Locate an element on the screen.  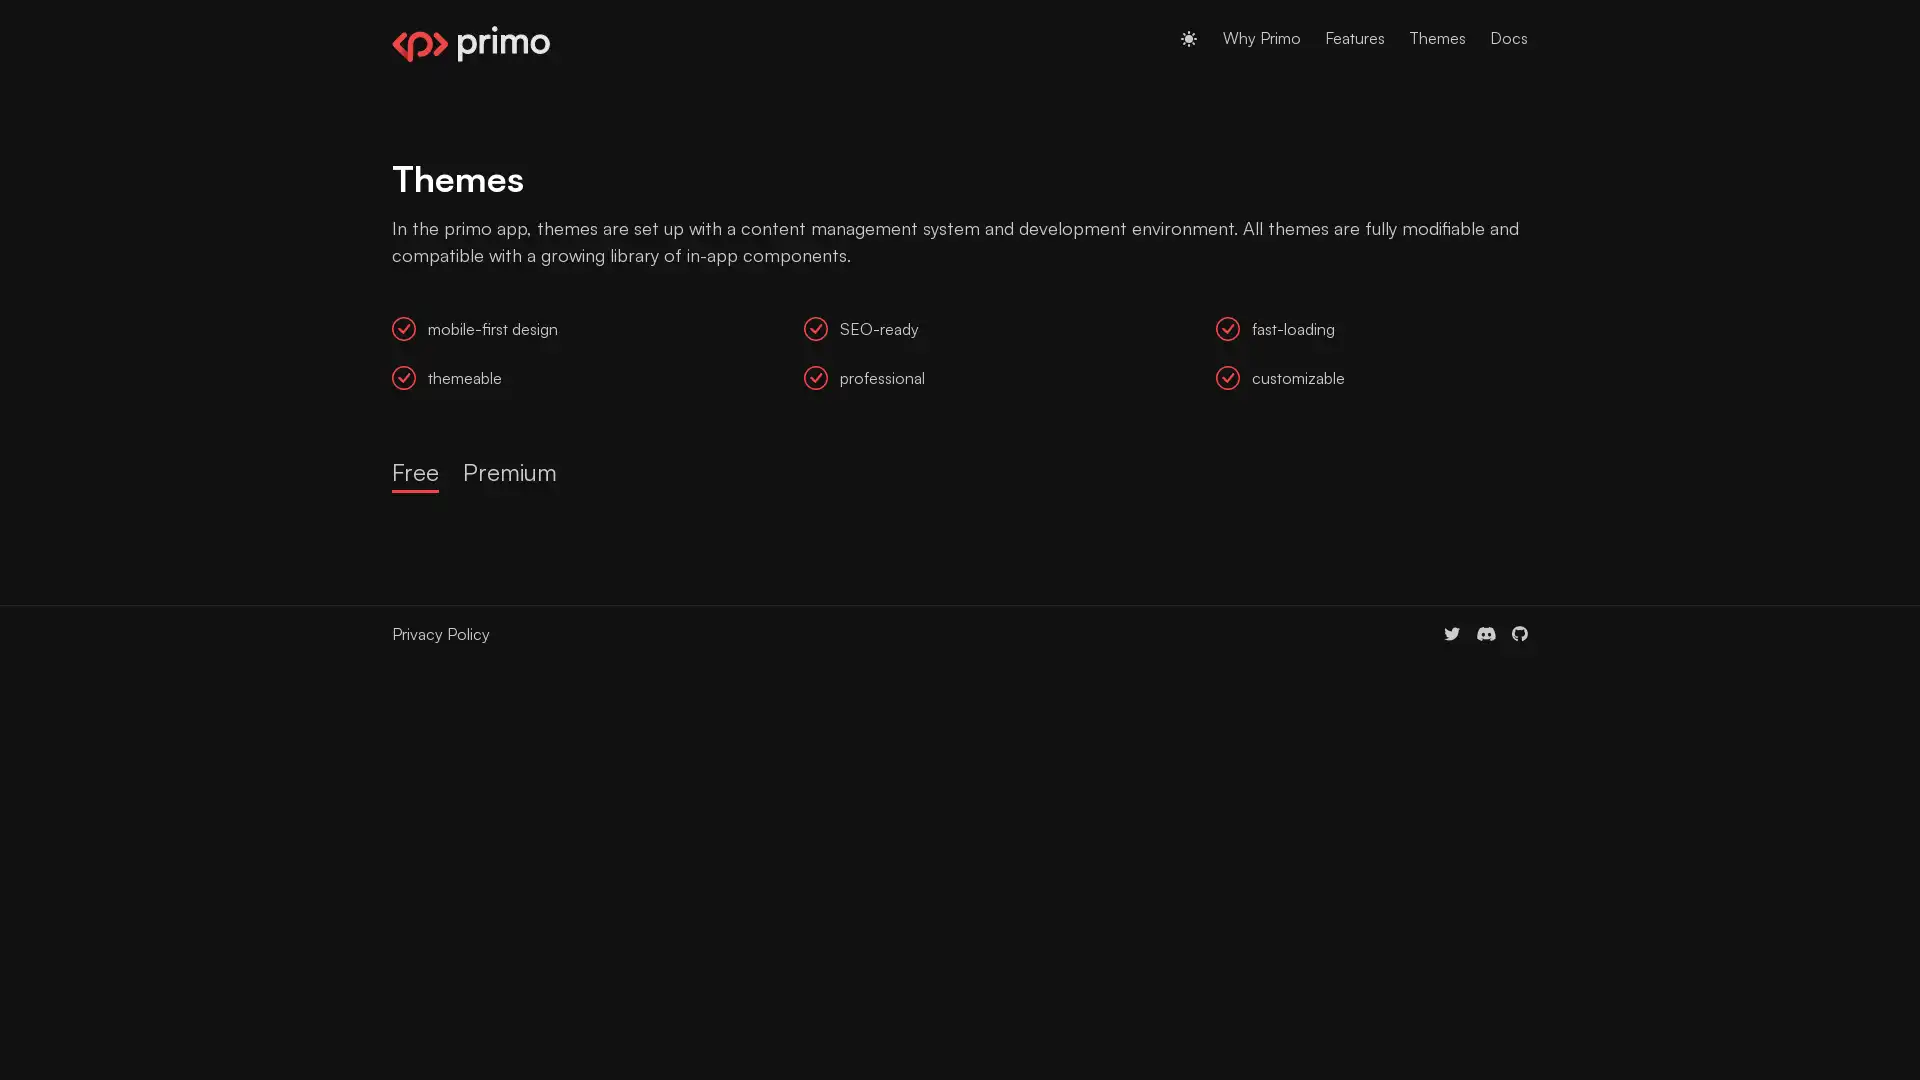
Toggle dark mode is located at coordinates (1189, 38).